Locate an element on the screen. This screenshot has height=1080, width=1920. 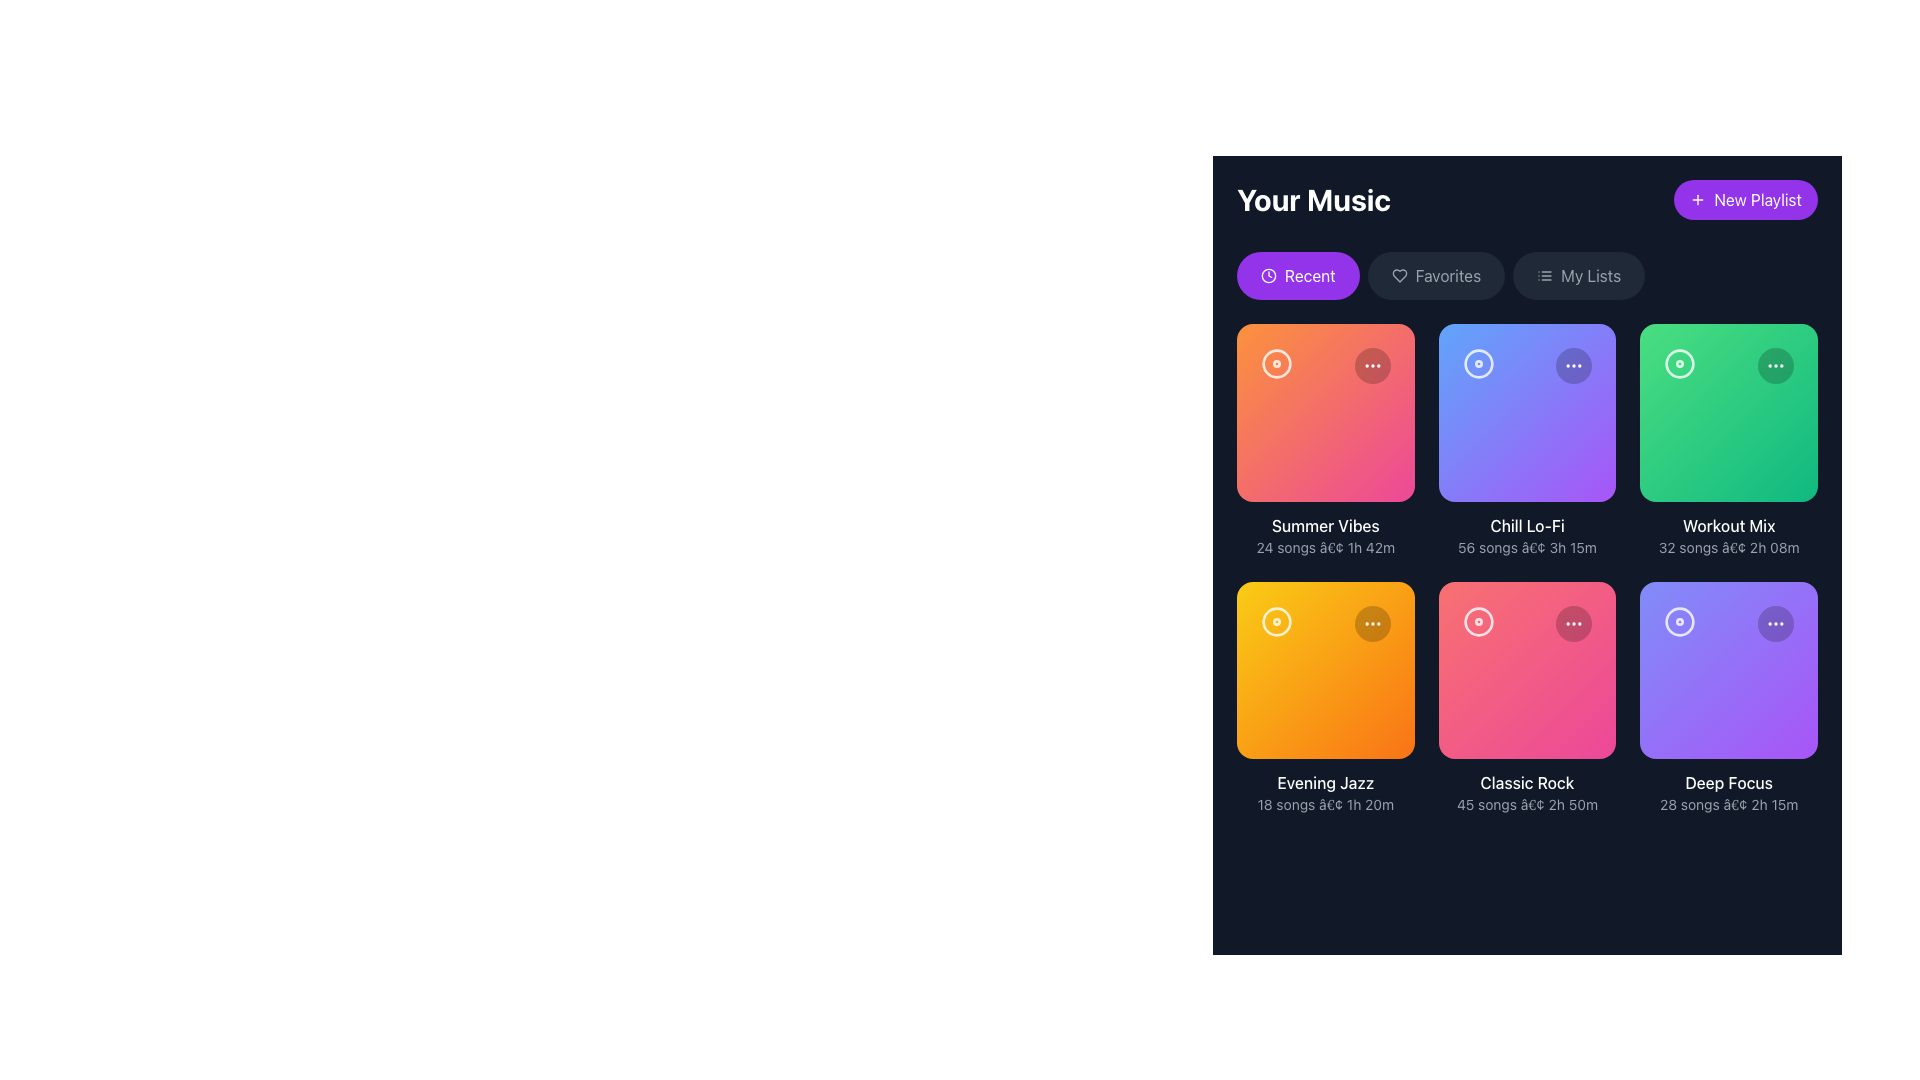
the 'My Lists' button is located at coordinates (1578, 276).